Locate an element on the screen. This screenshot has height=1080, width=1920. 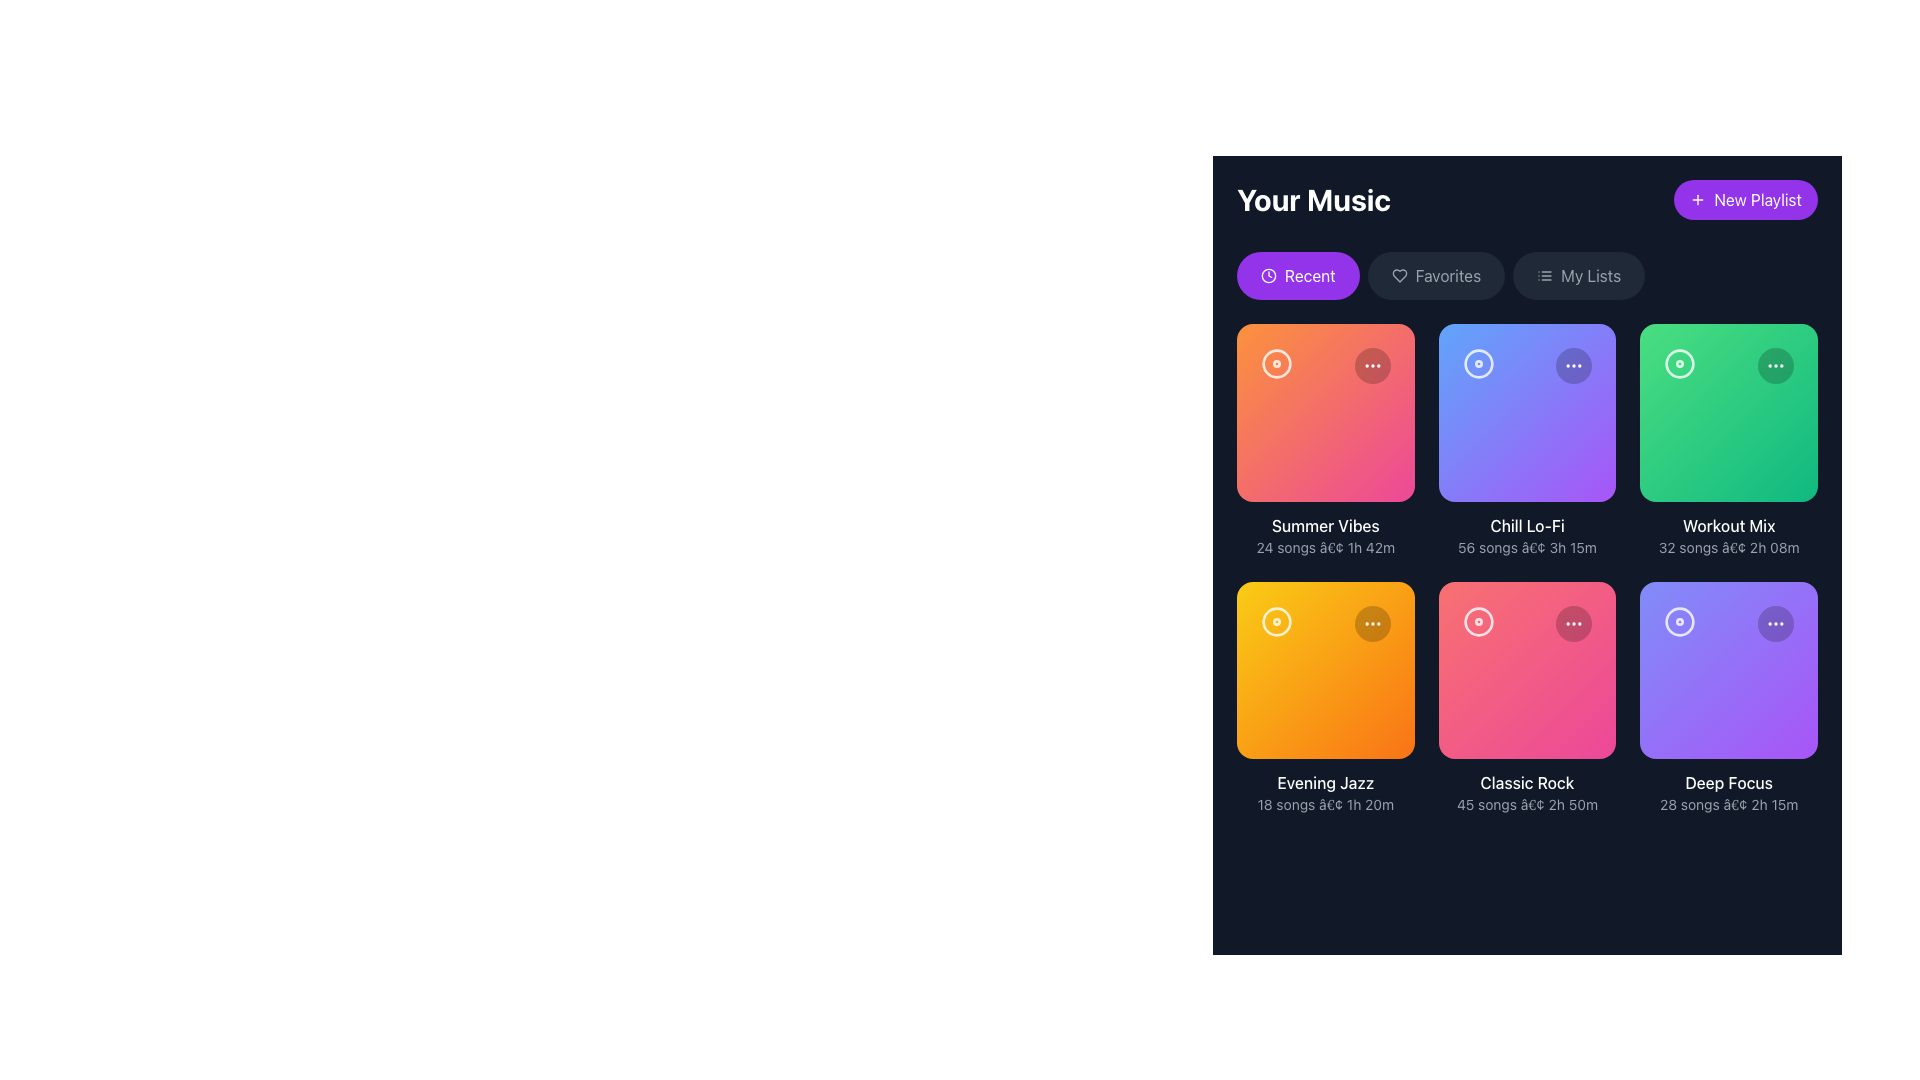
the 'My Lists' button is located at coordinates (1578, 276).